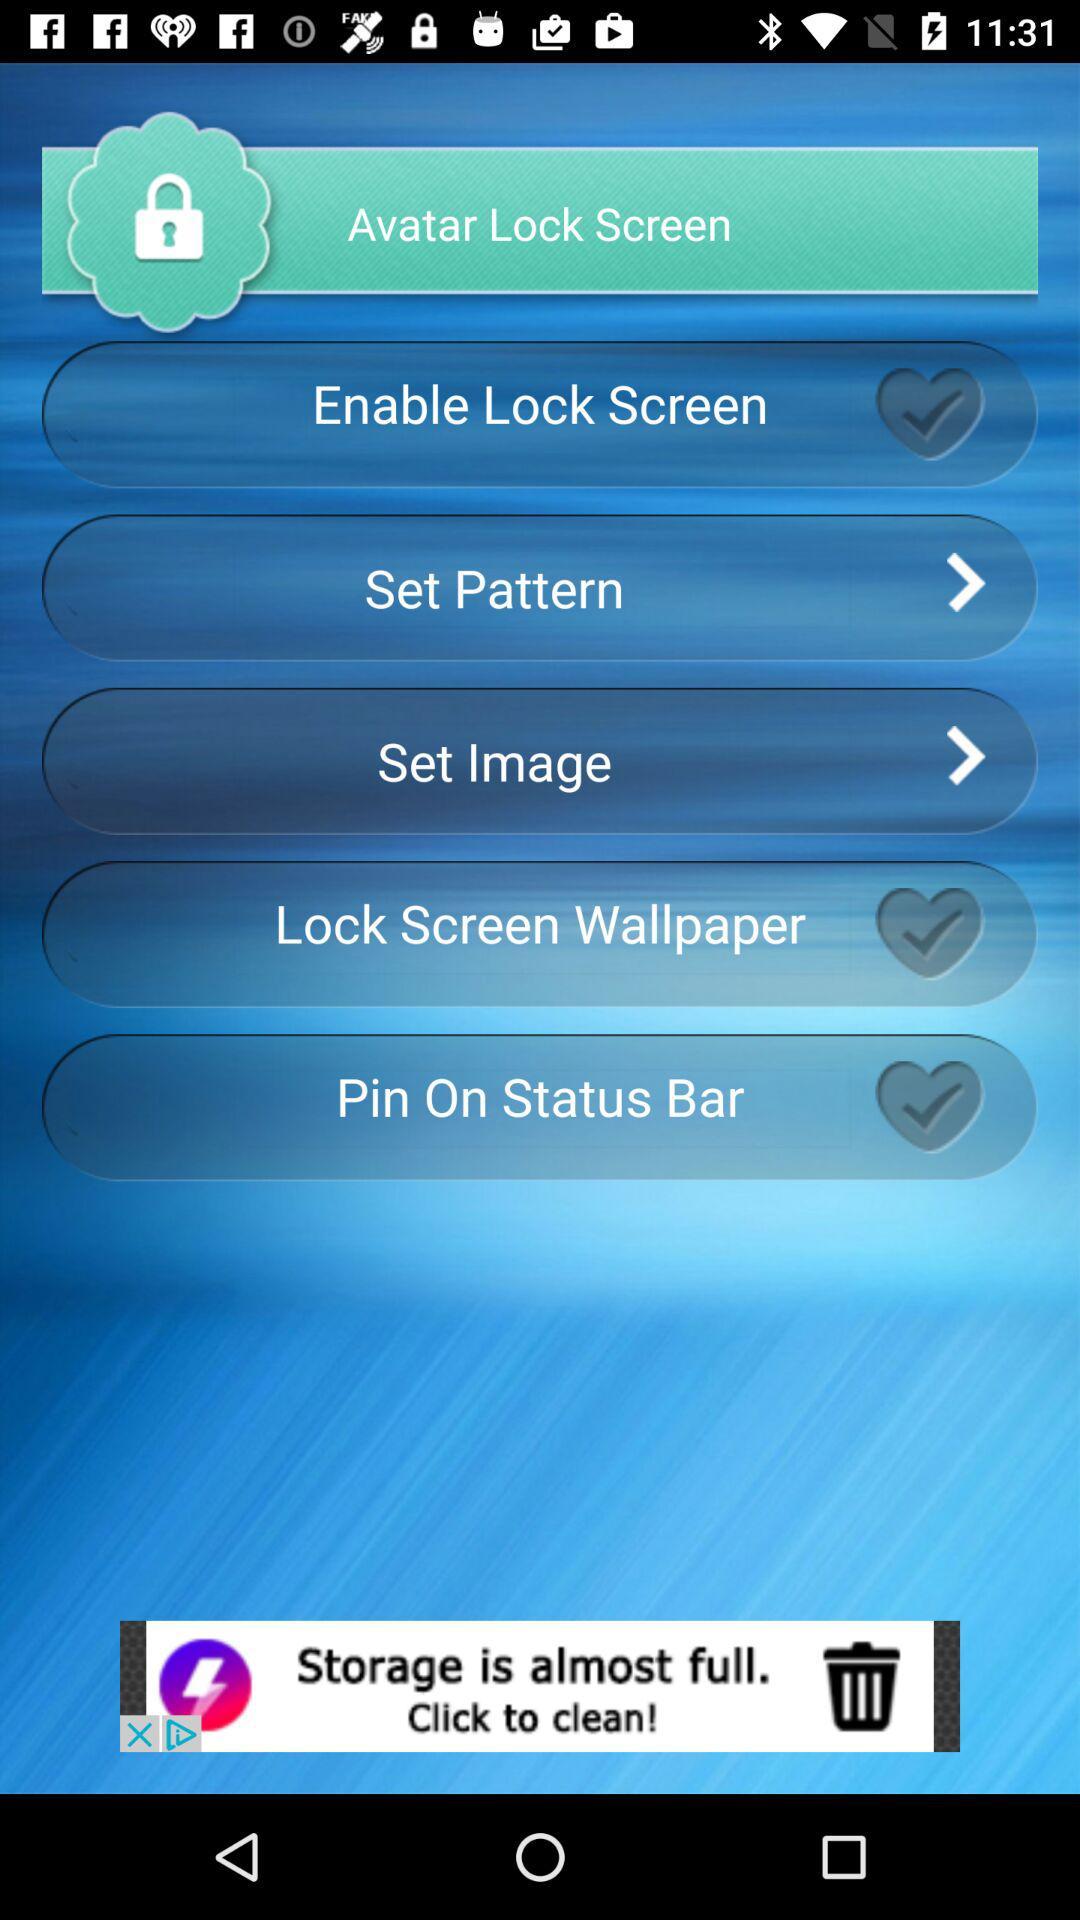 Image resolution: width=1080 pixels, height=1920 pixels. Describe the element at coordinates (540, 1685) in the screenshot. I see `open trash` at that location.